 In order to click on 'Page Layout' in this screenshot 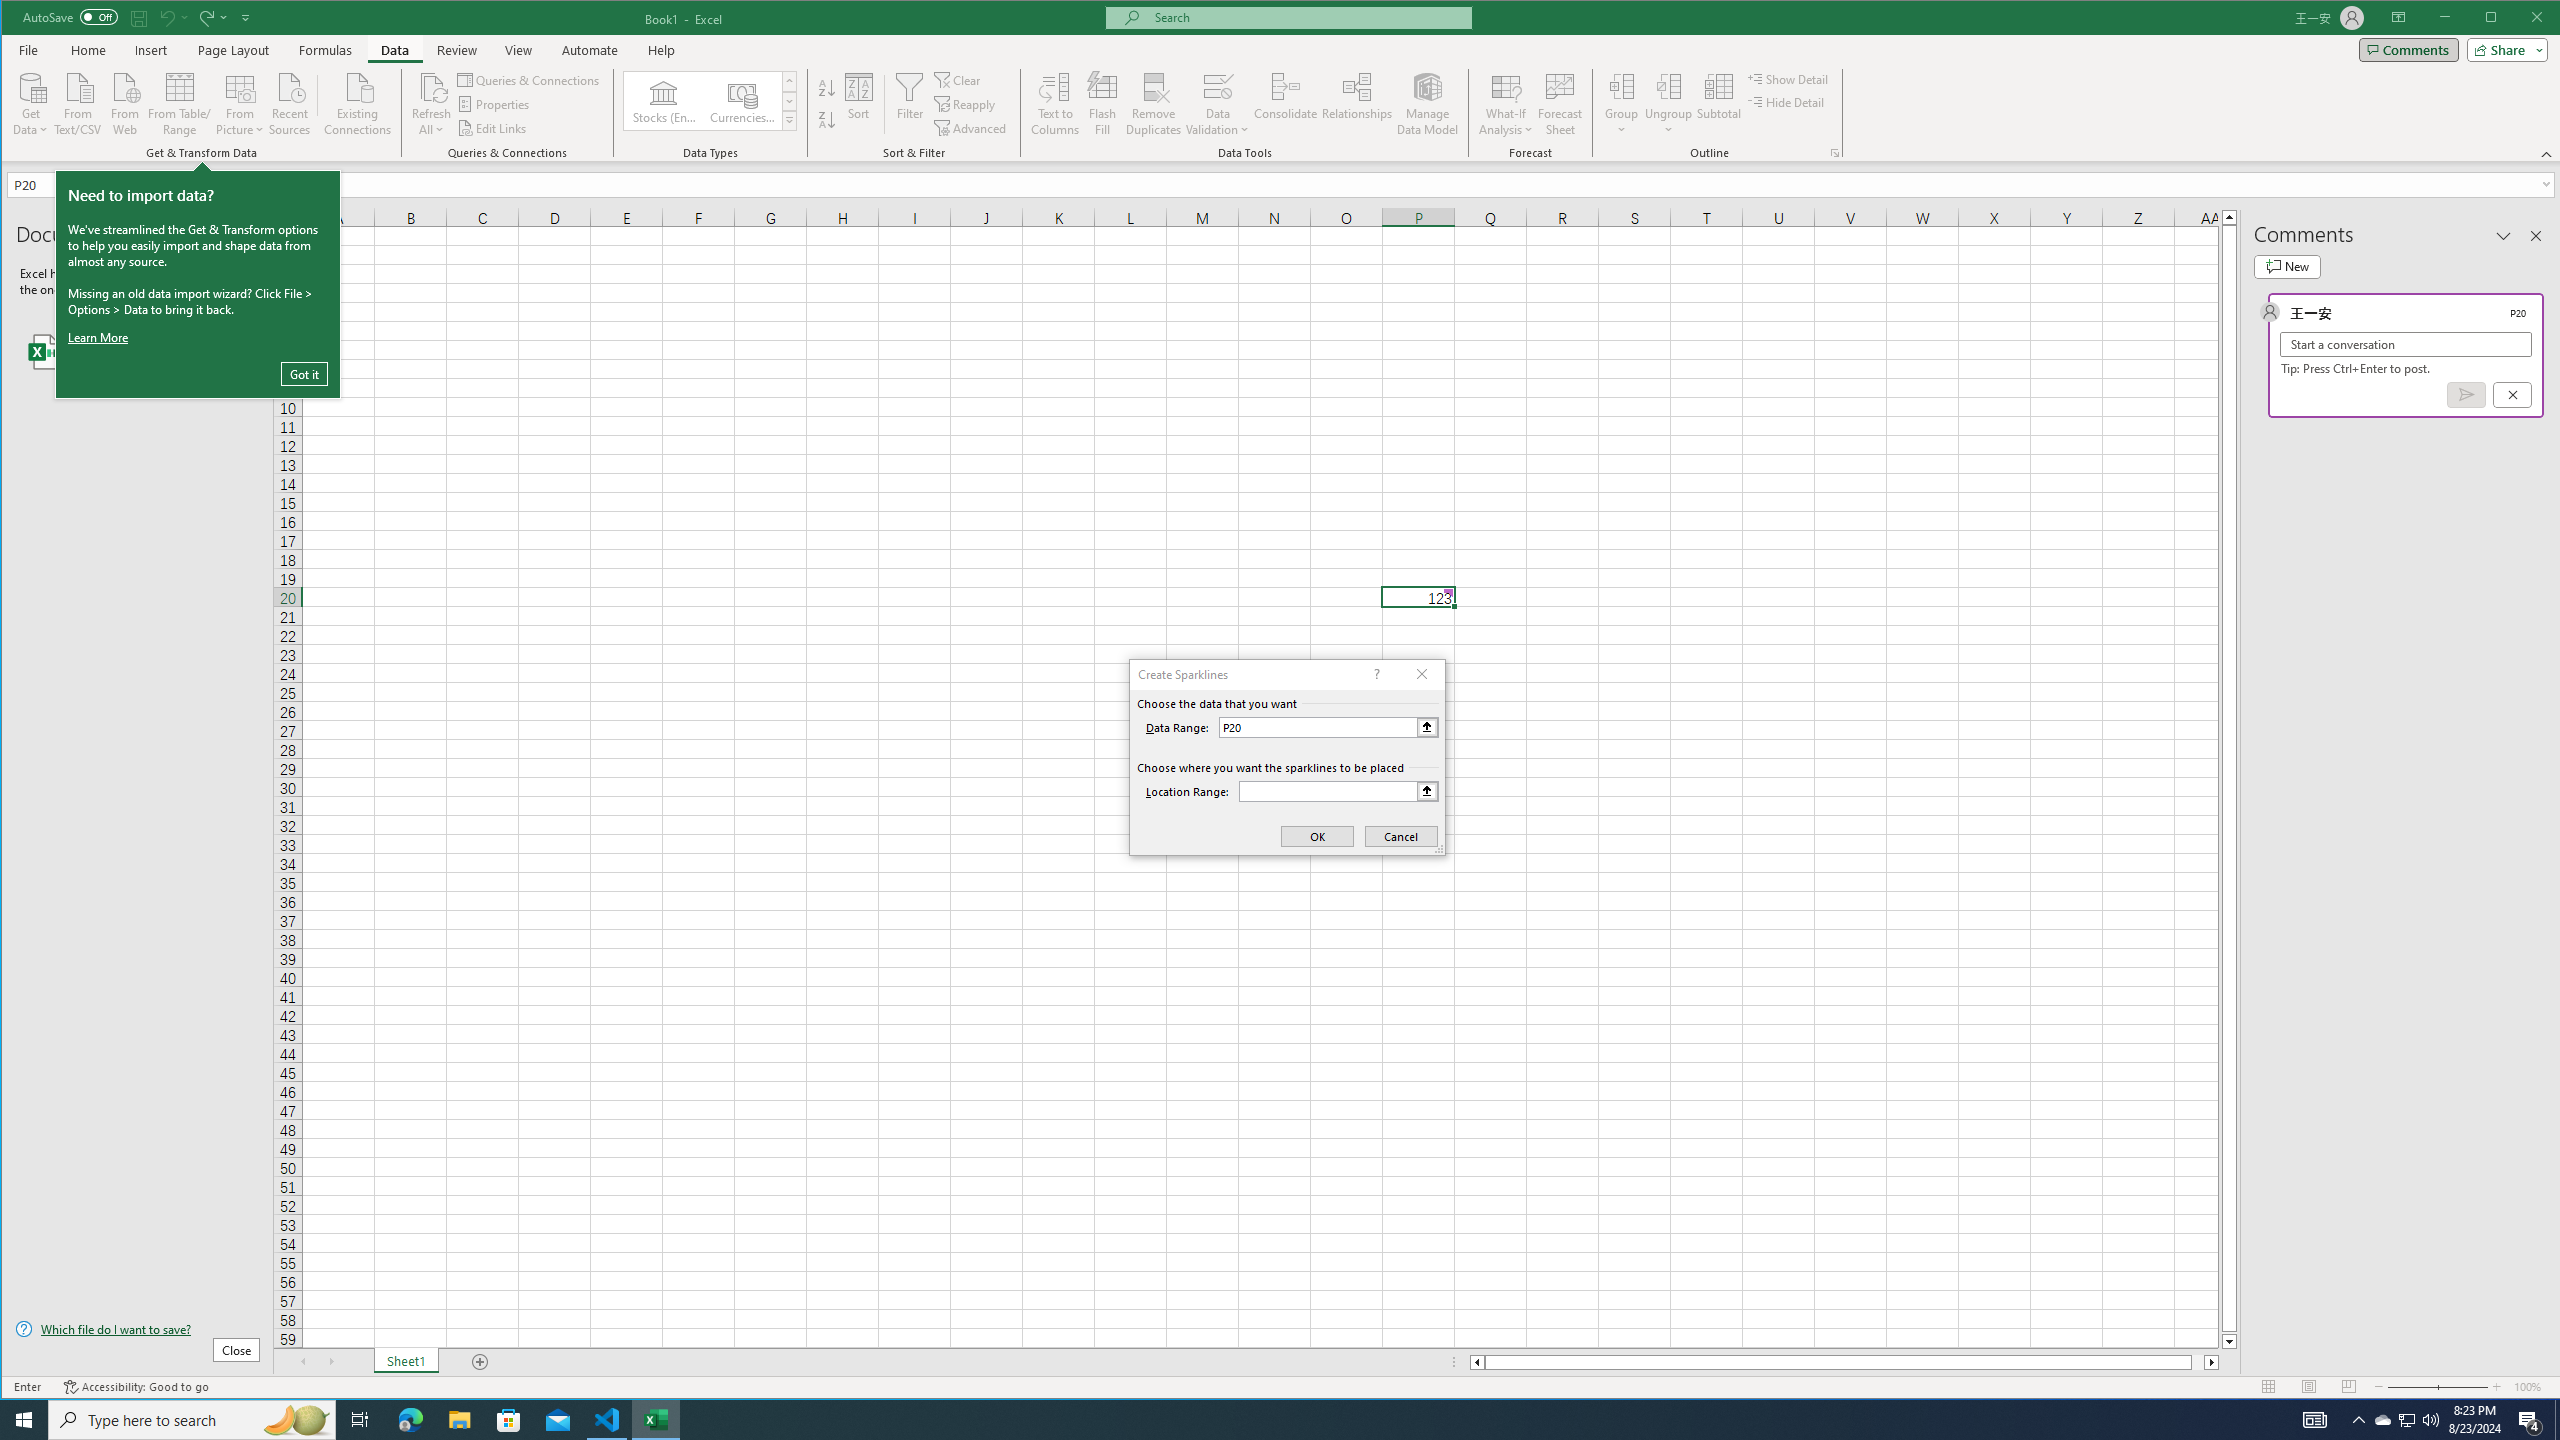, I will do `click(232, 49)`.